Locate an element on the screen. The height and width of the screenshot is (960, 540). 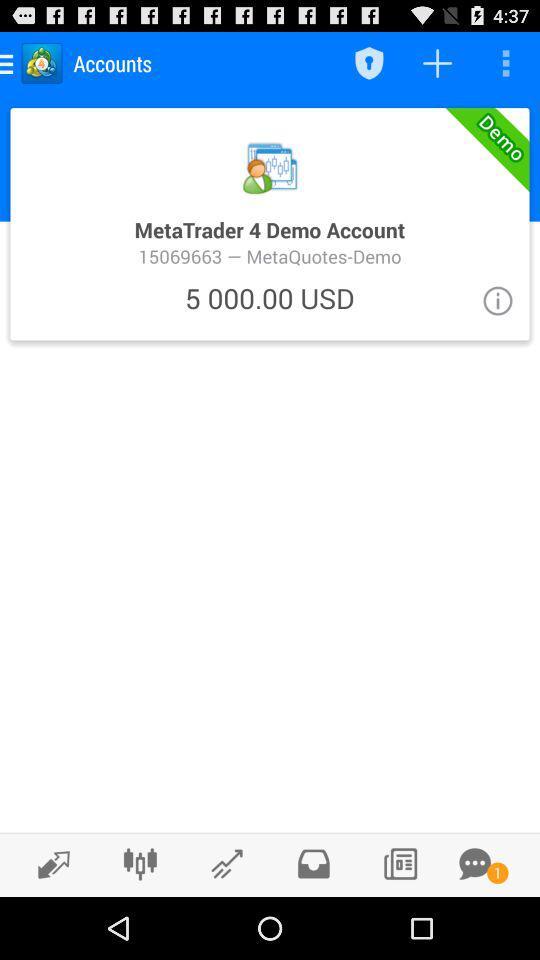
show inforomation is located at coordinates (496, 299).